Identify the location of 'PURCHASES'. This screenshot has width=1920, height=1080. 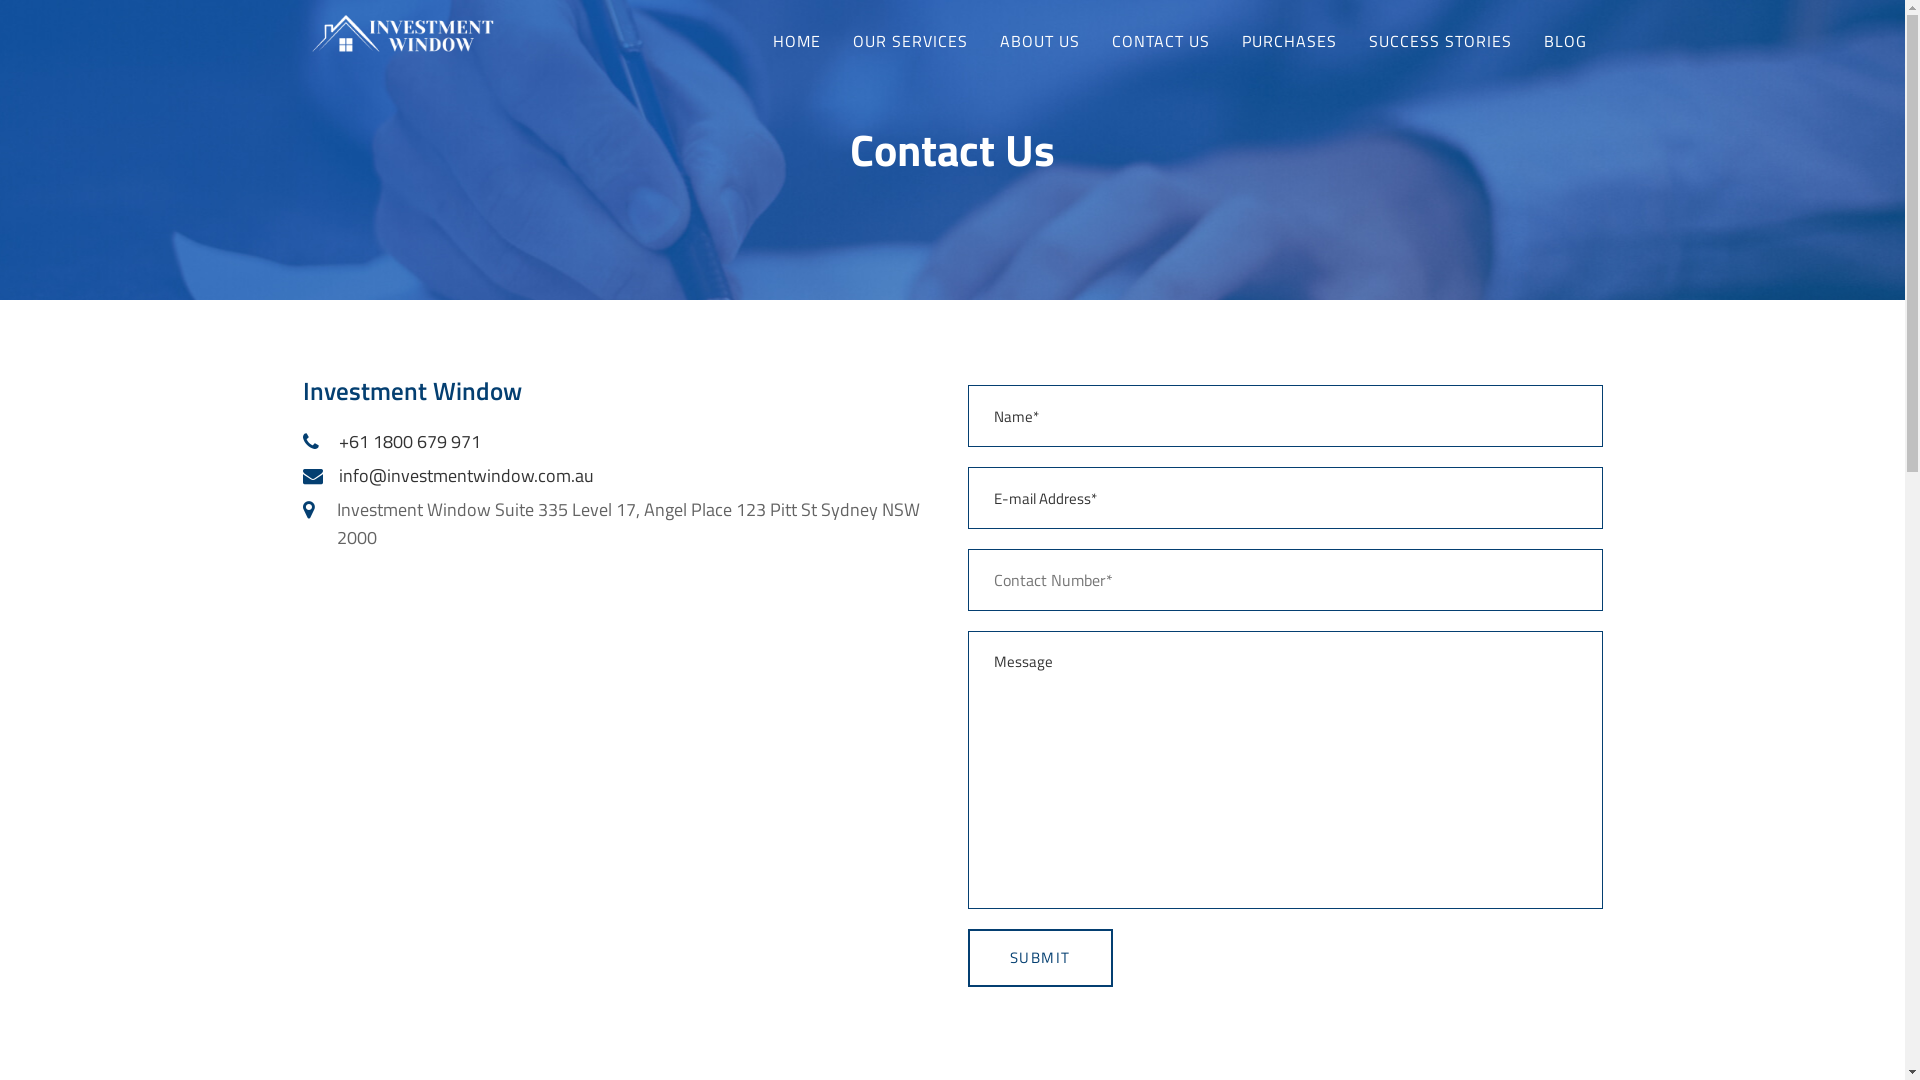
(1224, 40).